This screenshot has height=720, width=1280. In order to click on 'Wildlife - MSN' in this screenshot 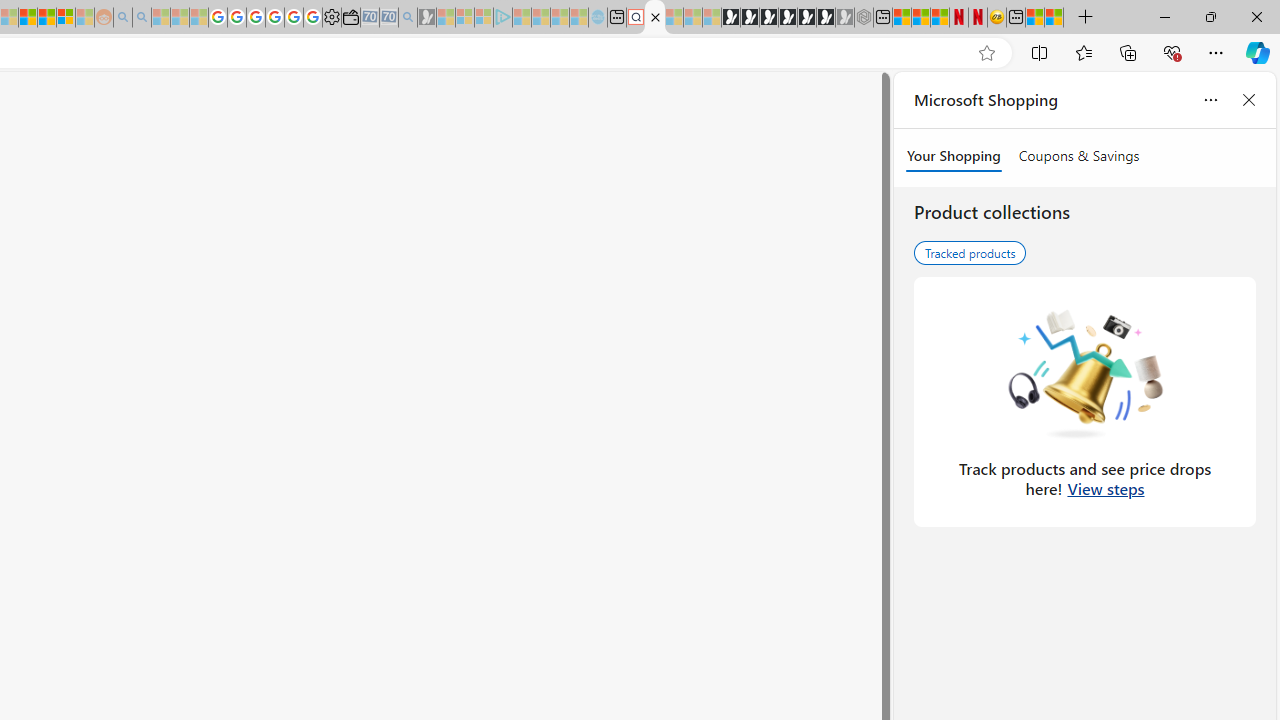, I will do `click(1035, 17)`.